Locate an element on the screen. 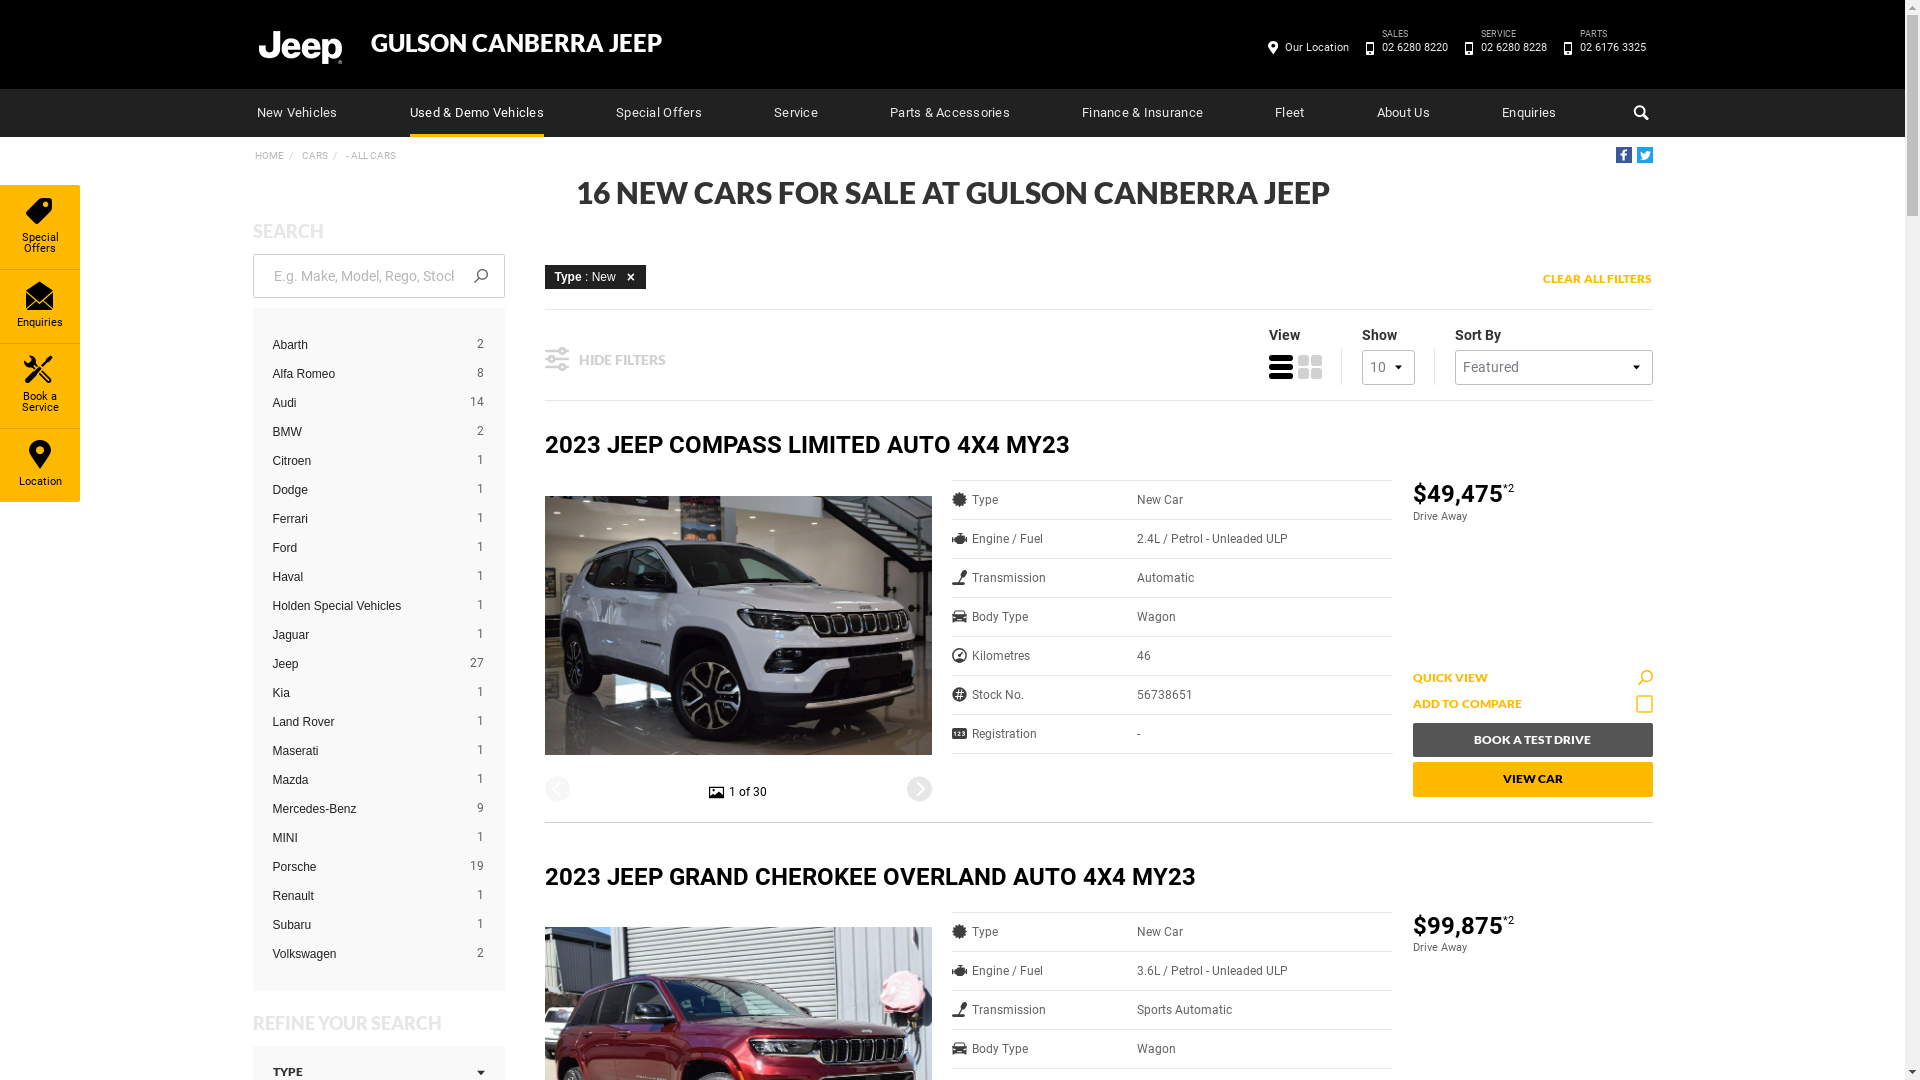 Image resolution: width=1920 pixels, height=1080 pixels. 'Facebook' is located at coordinates (1623, 153).